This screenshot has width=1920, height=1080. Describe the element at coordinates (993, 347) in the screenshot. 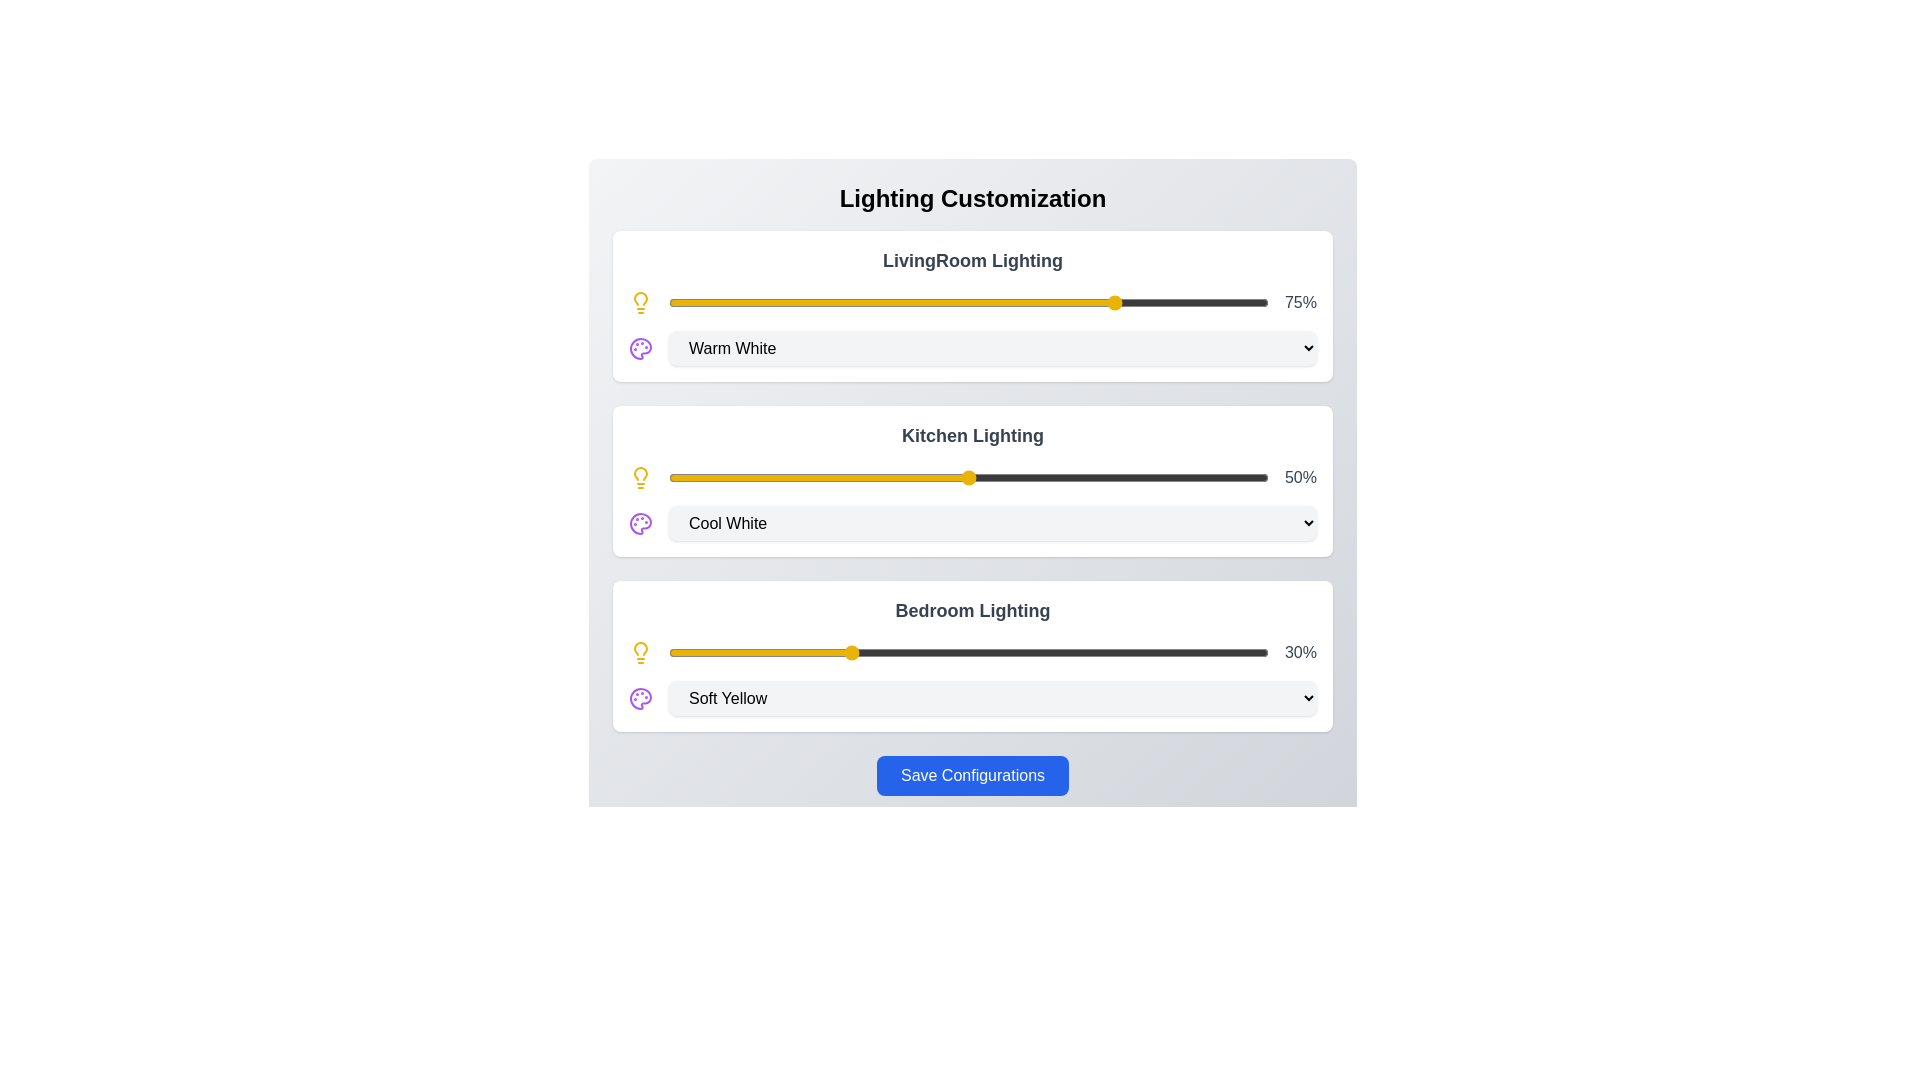

I see `the color Warm White from the dropdown menu of the livingRoom lighting` at that location.